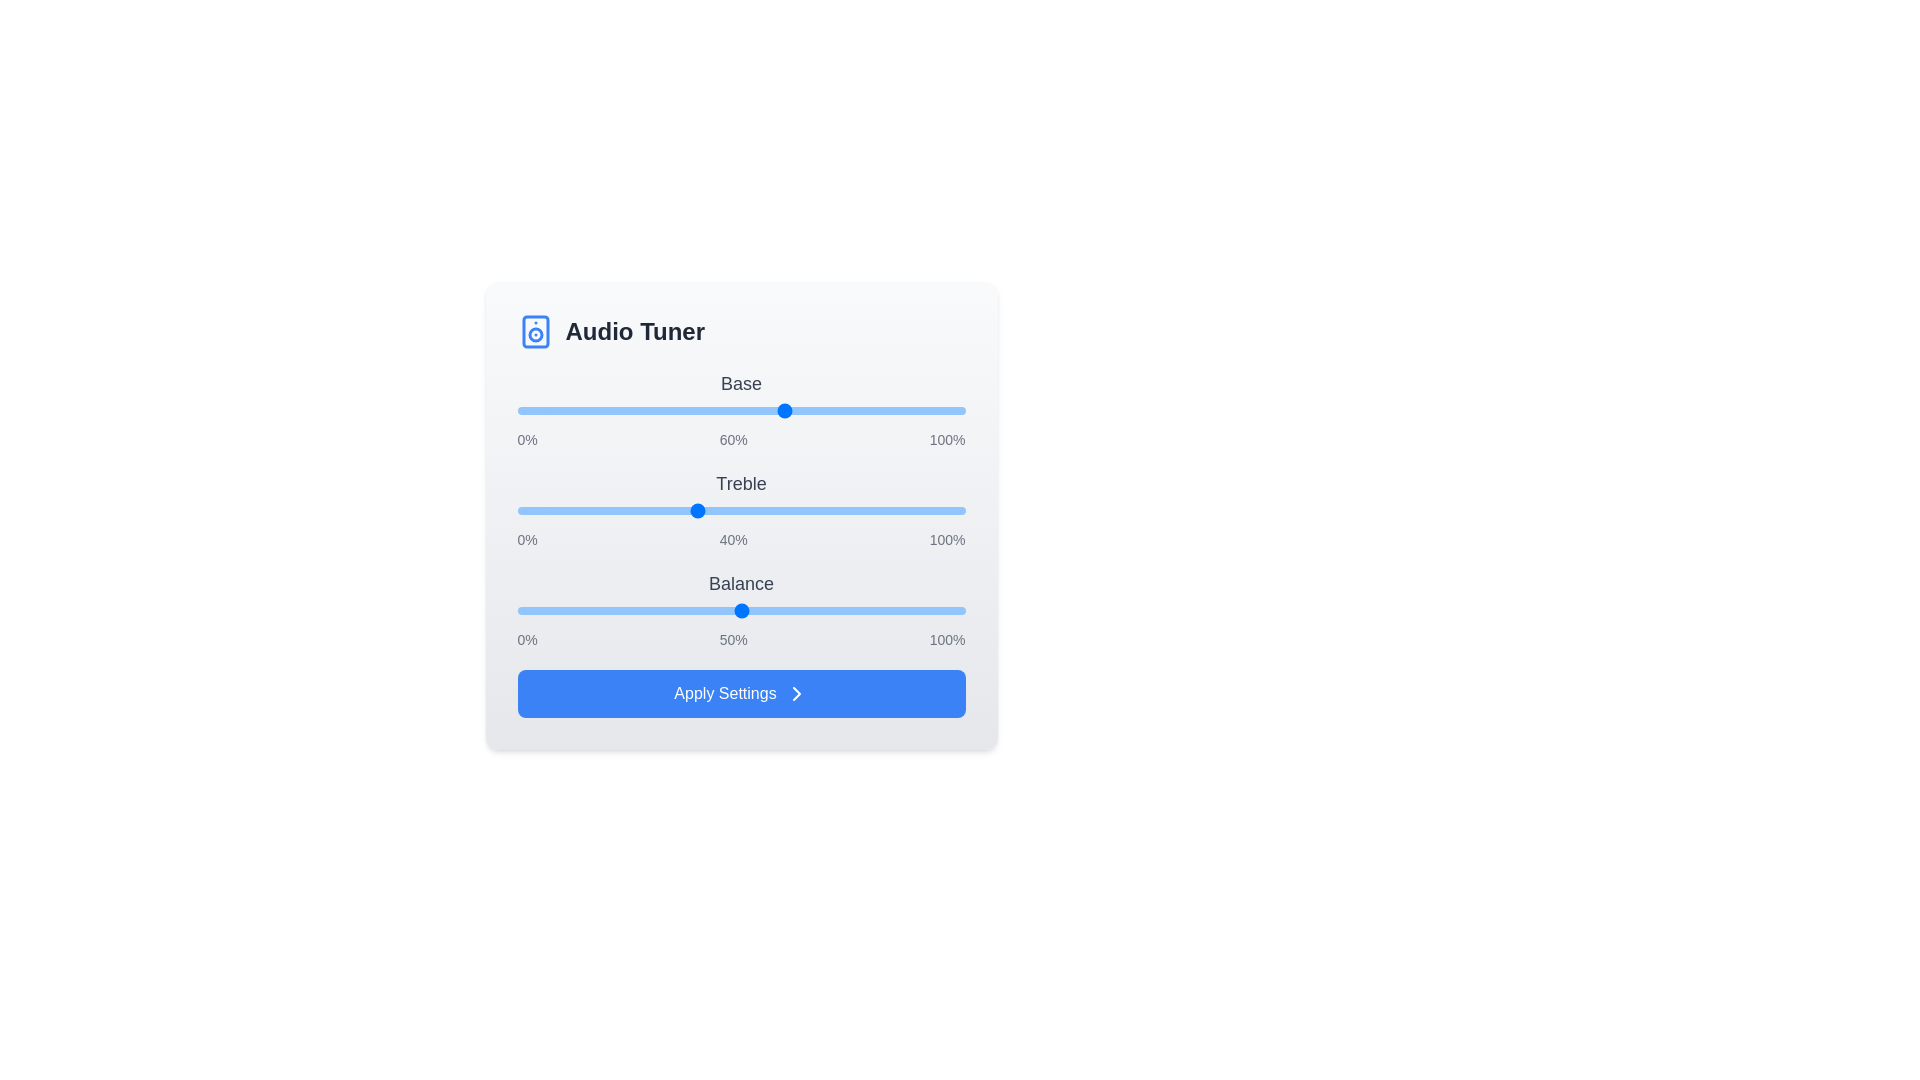 This screenshot has width=1920, height=1080. What do you see at coordinates (696, 509) in the screenshot?
I see `the 1 slider to 40%` at bounding box center [696, 509].